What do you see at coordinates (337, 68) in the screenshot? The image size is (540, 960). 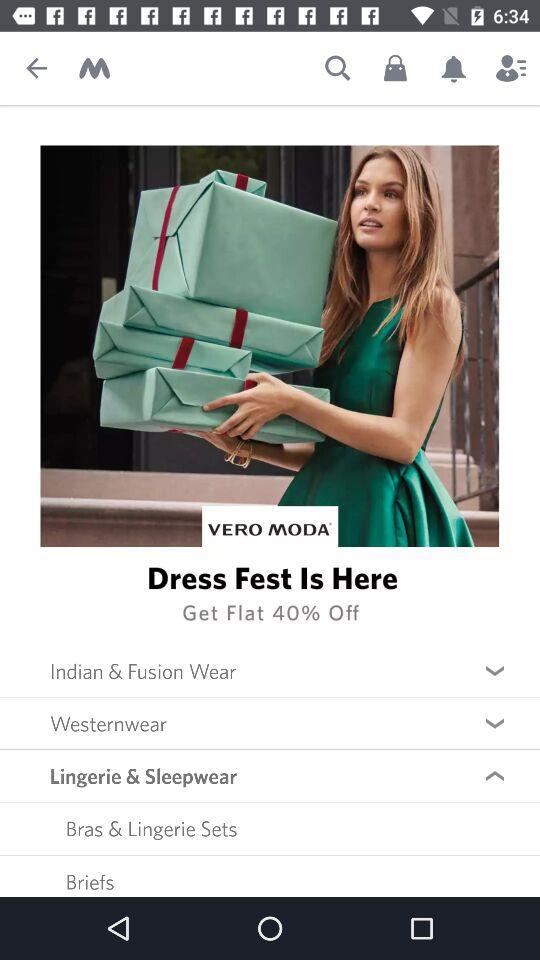 I see `perform a search` at bounding box center [337, 68].